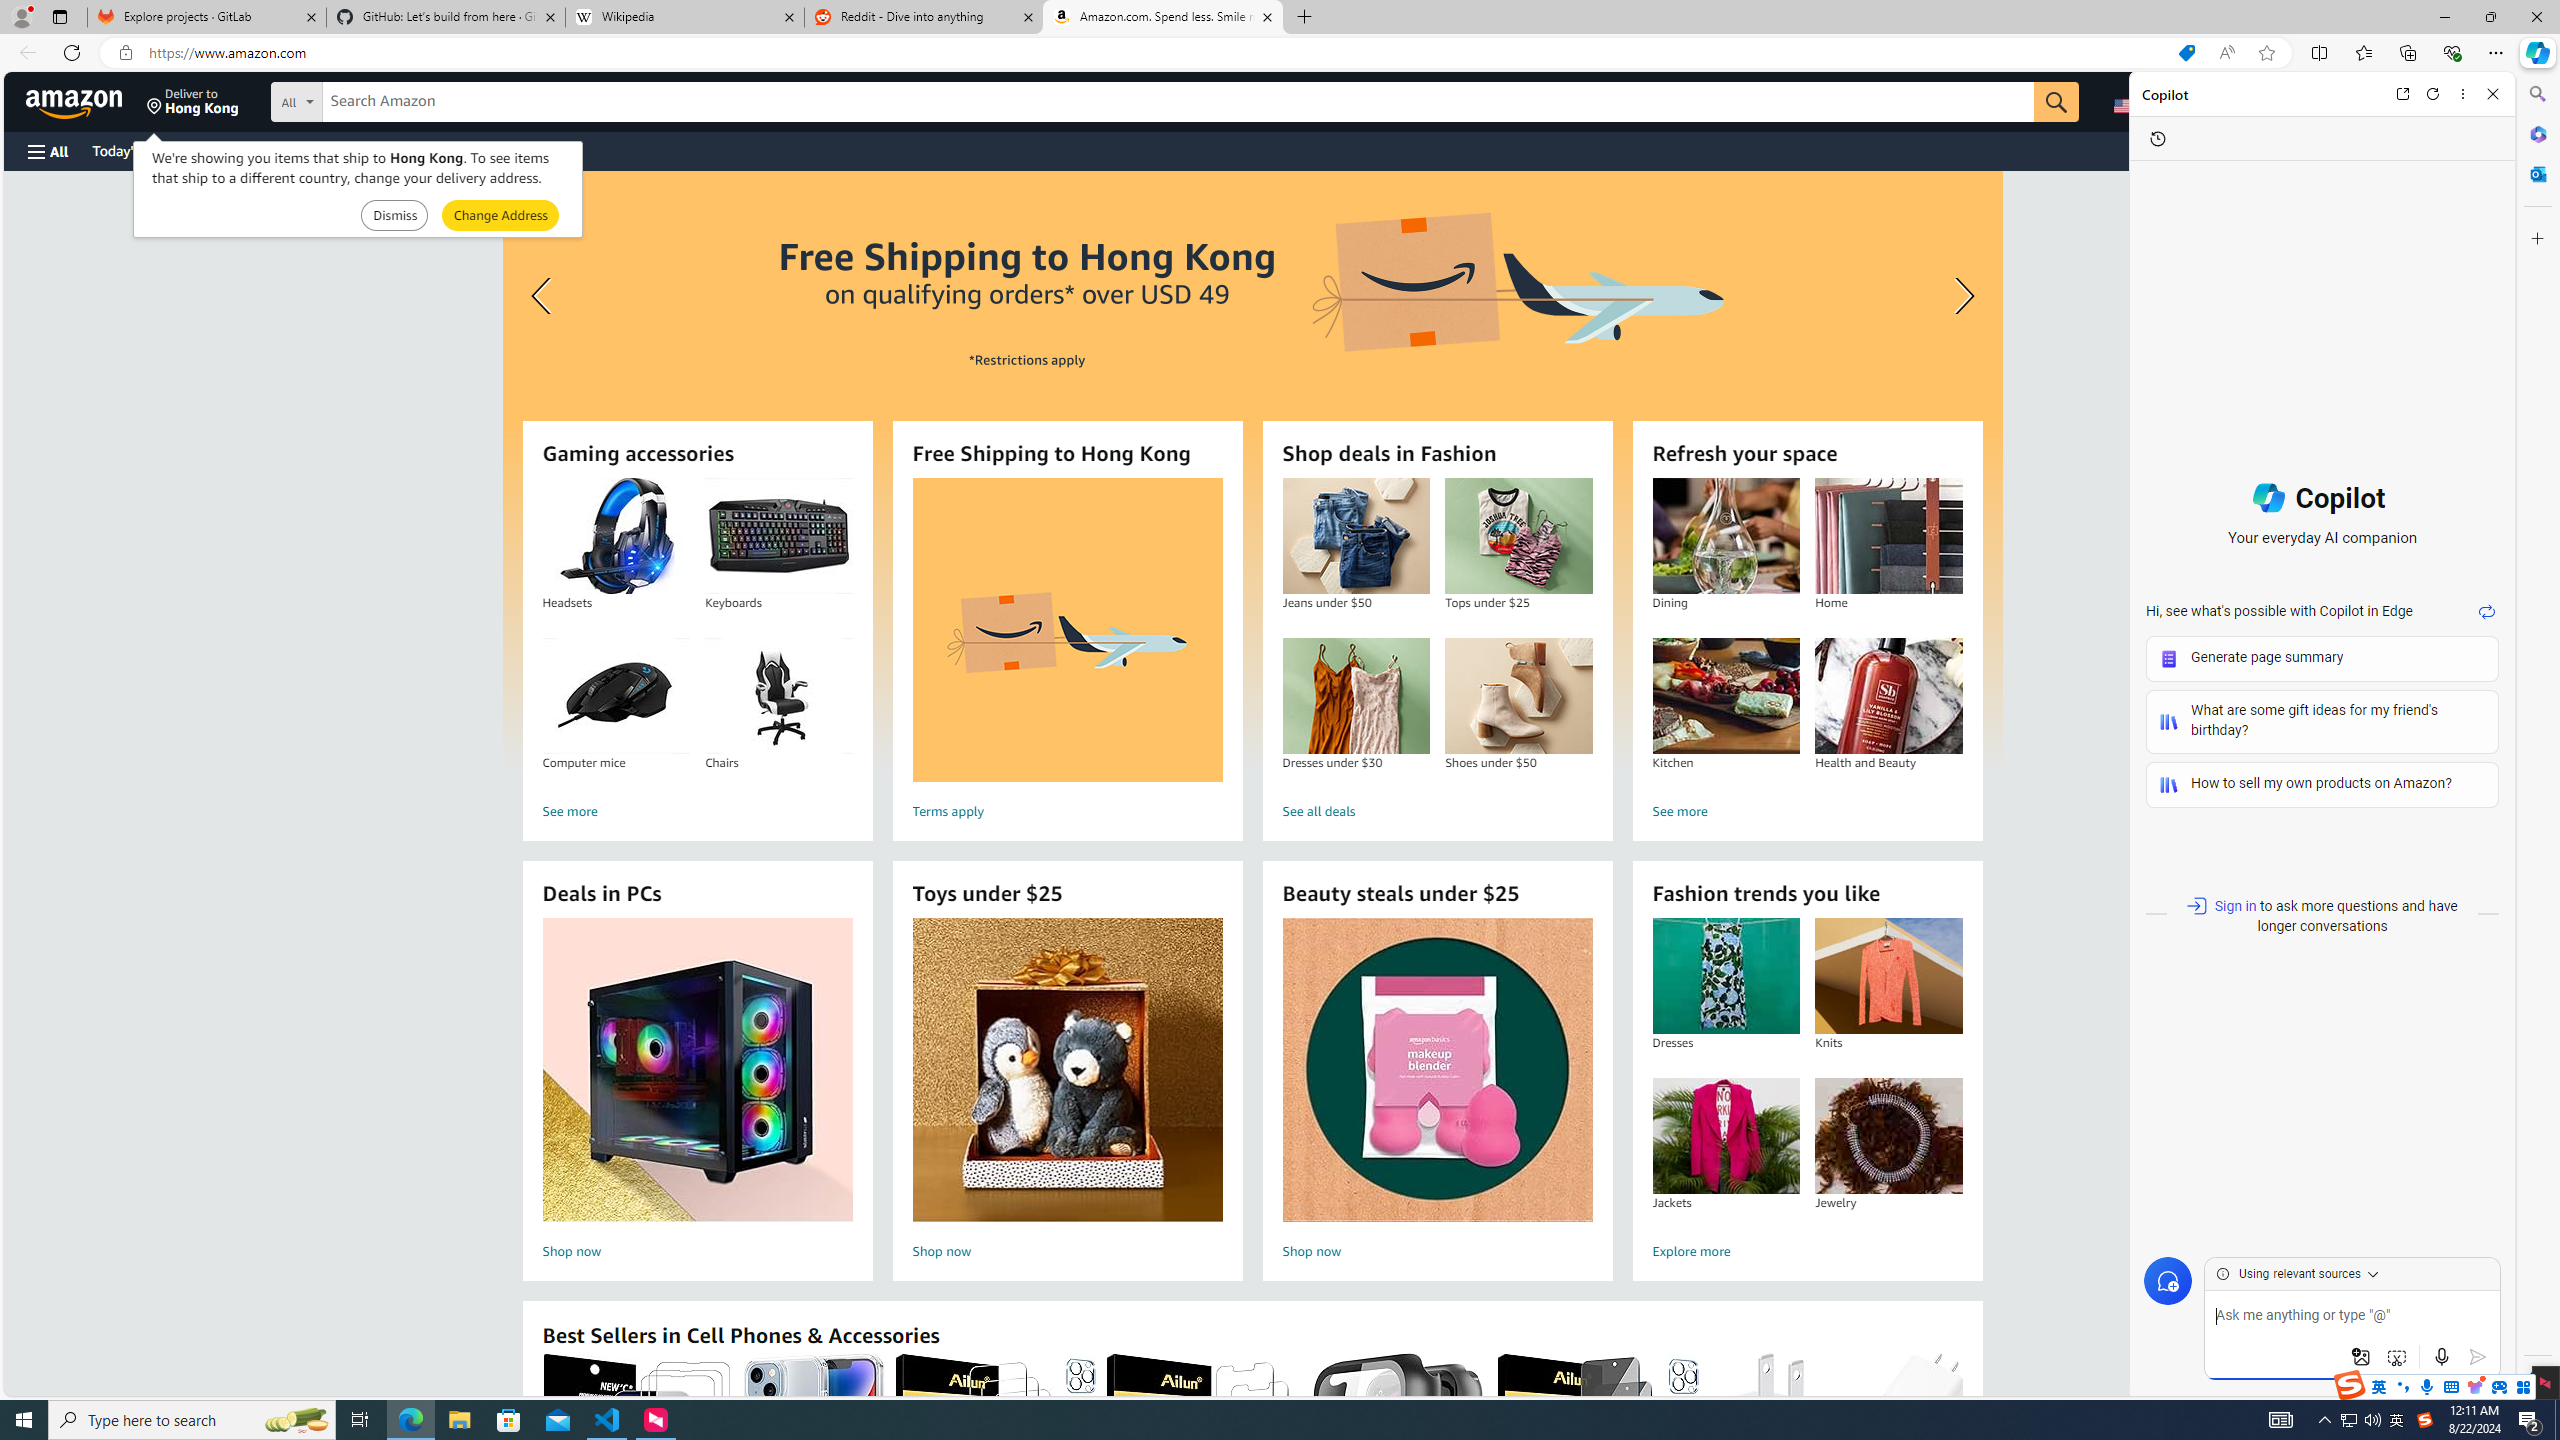  Describe the element at coordinates (615, 696) in the screenshot. I see `'Computer mice'` at that location.